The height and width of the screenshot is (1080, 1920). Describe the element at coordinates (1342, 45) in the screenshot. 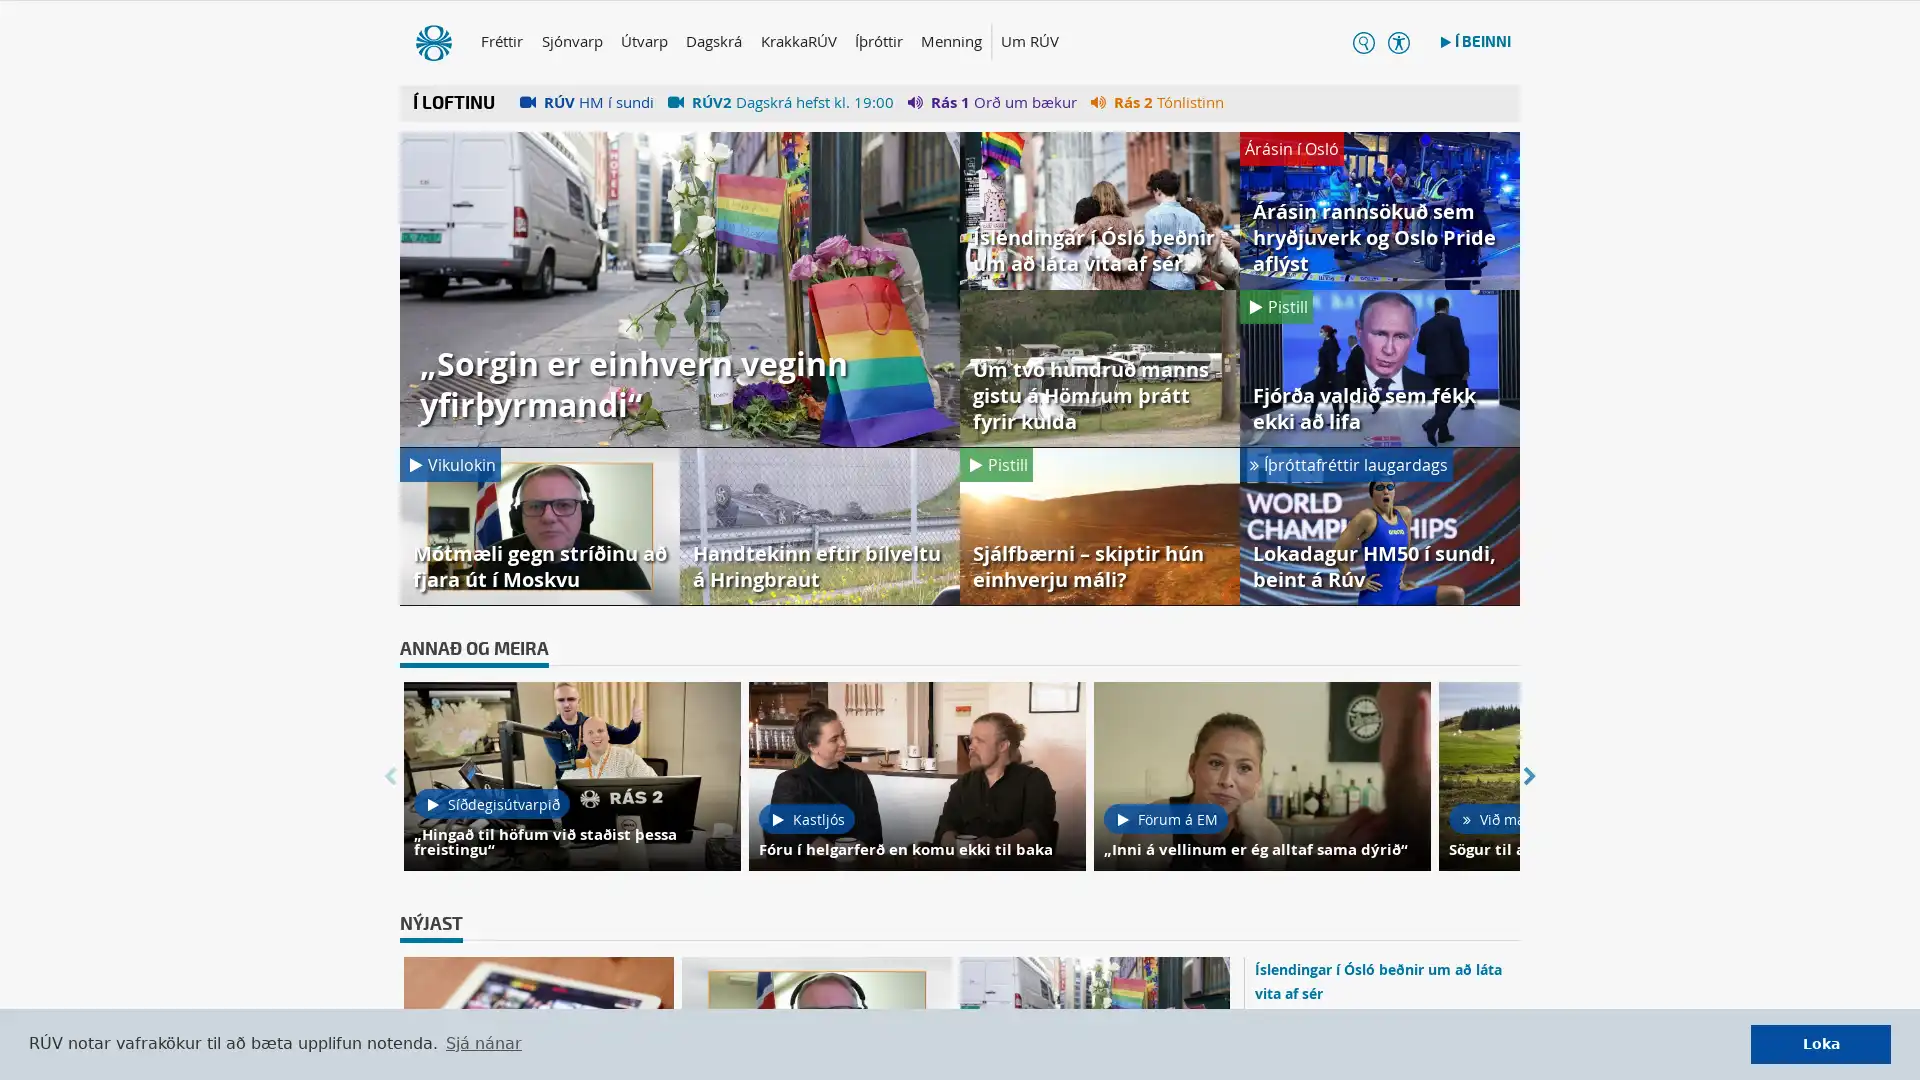

I see `hidden Leit a ruv.is` at that location.